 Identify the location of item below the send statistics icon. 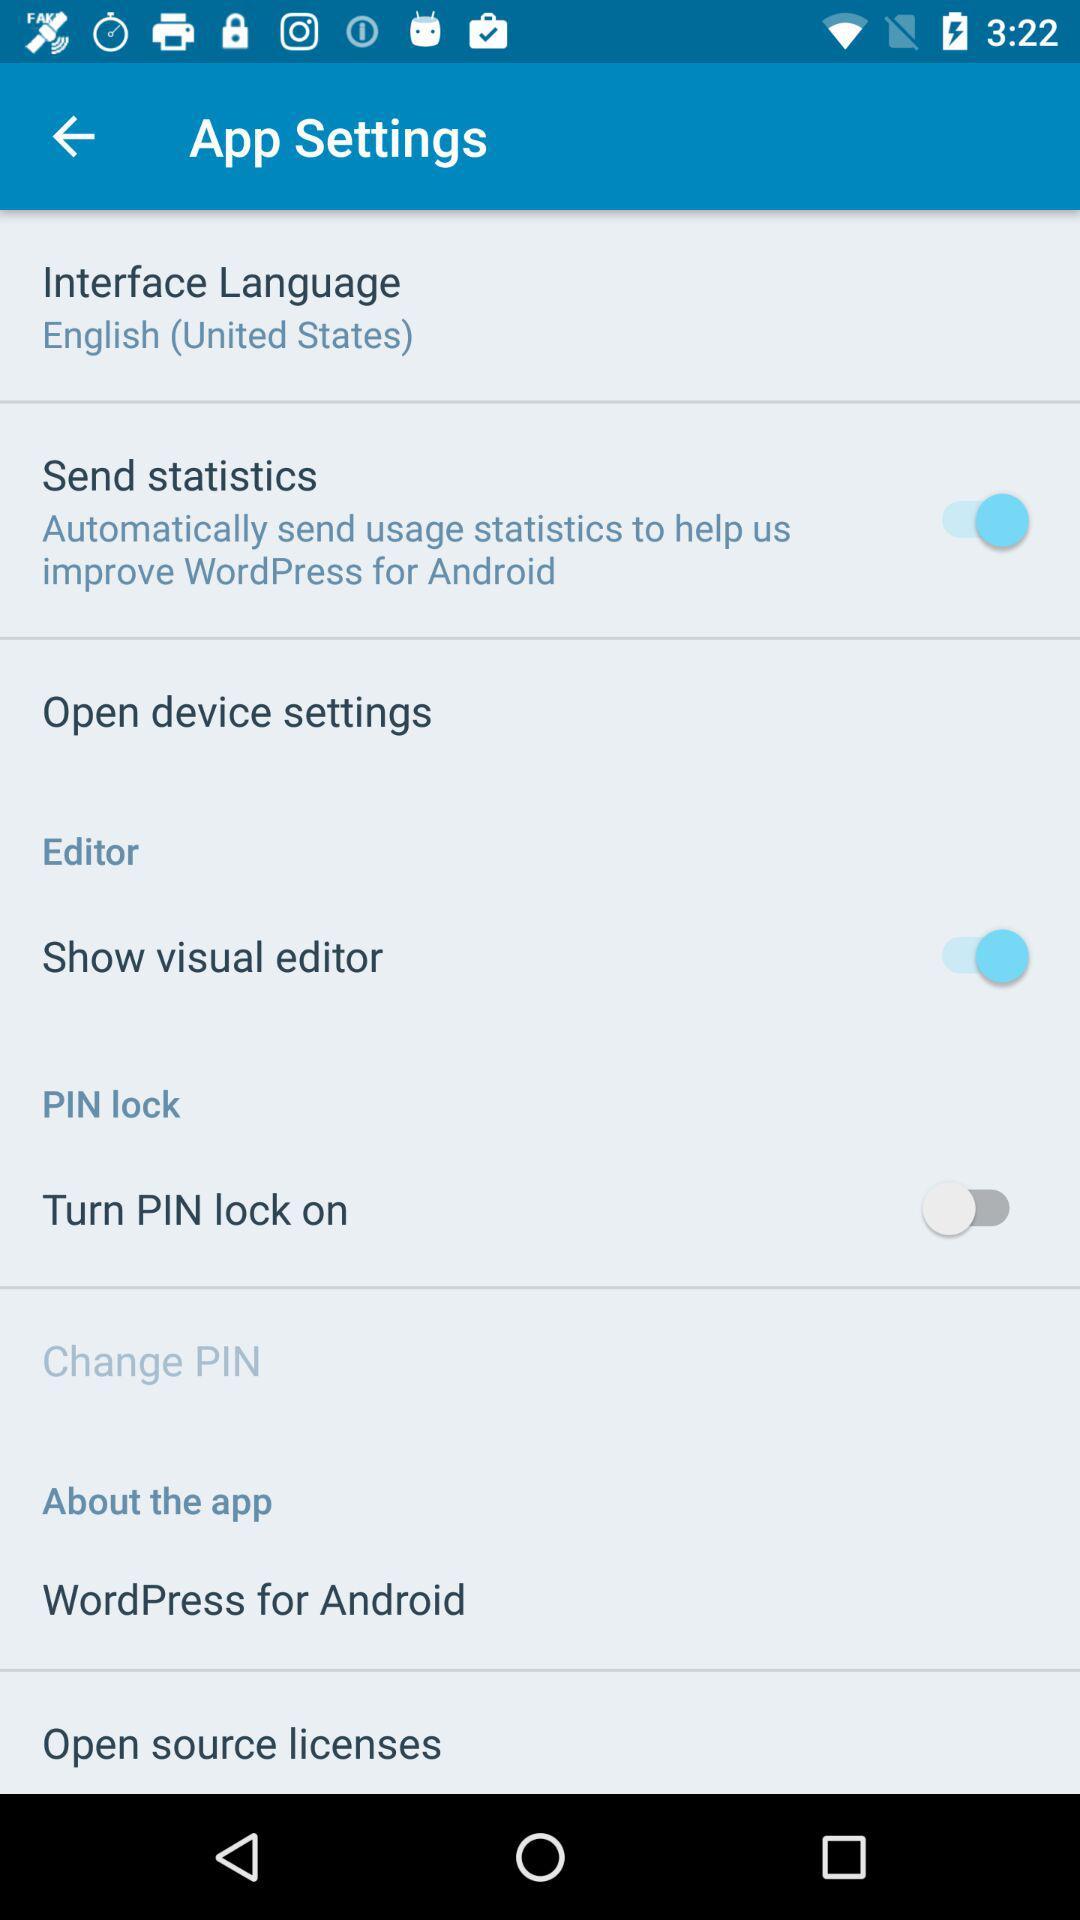
(477, 548).